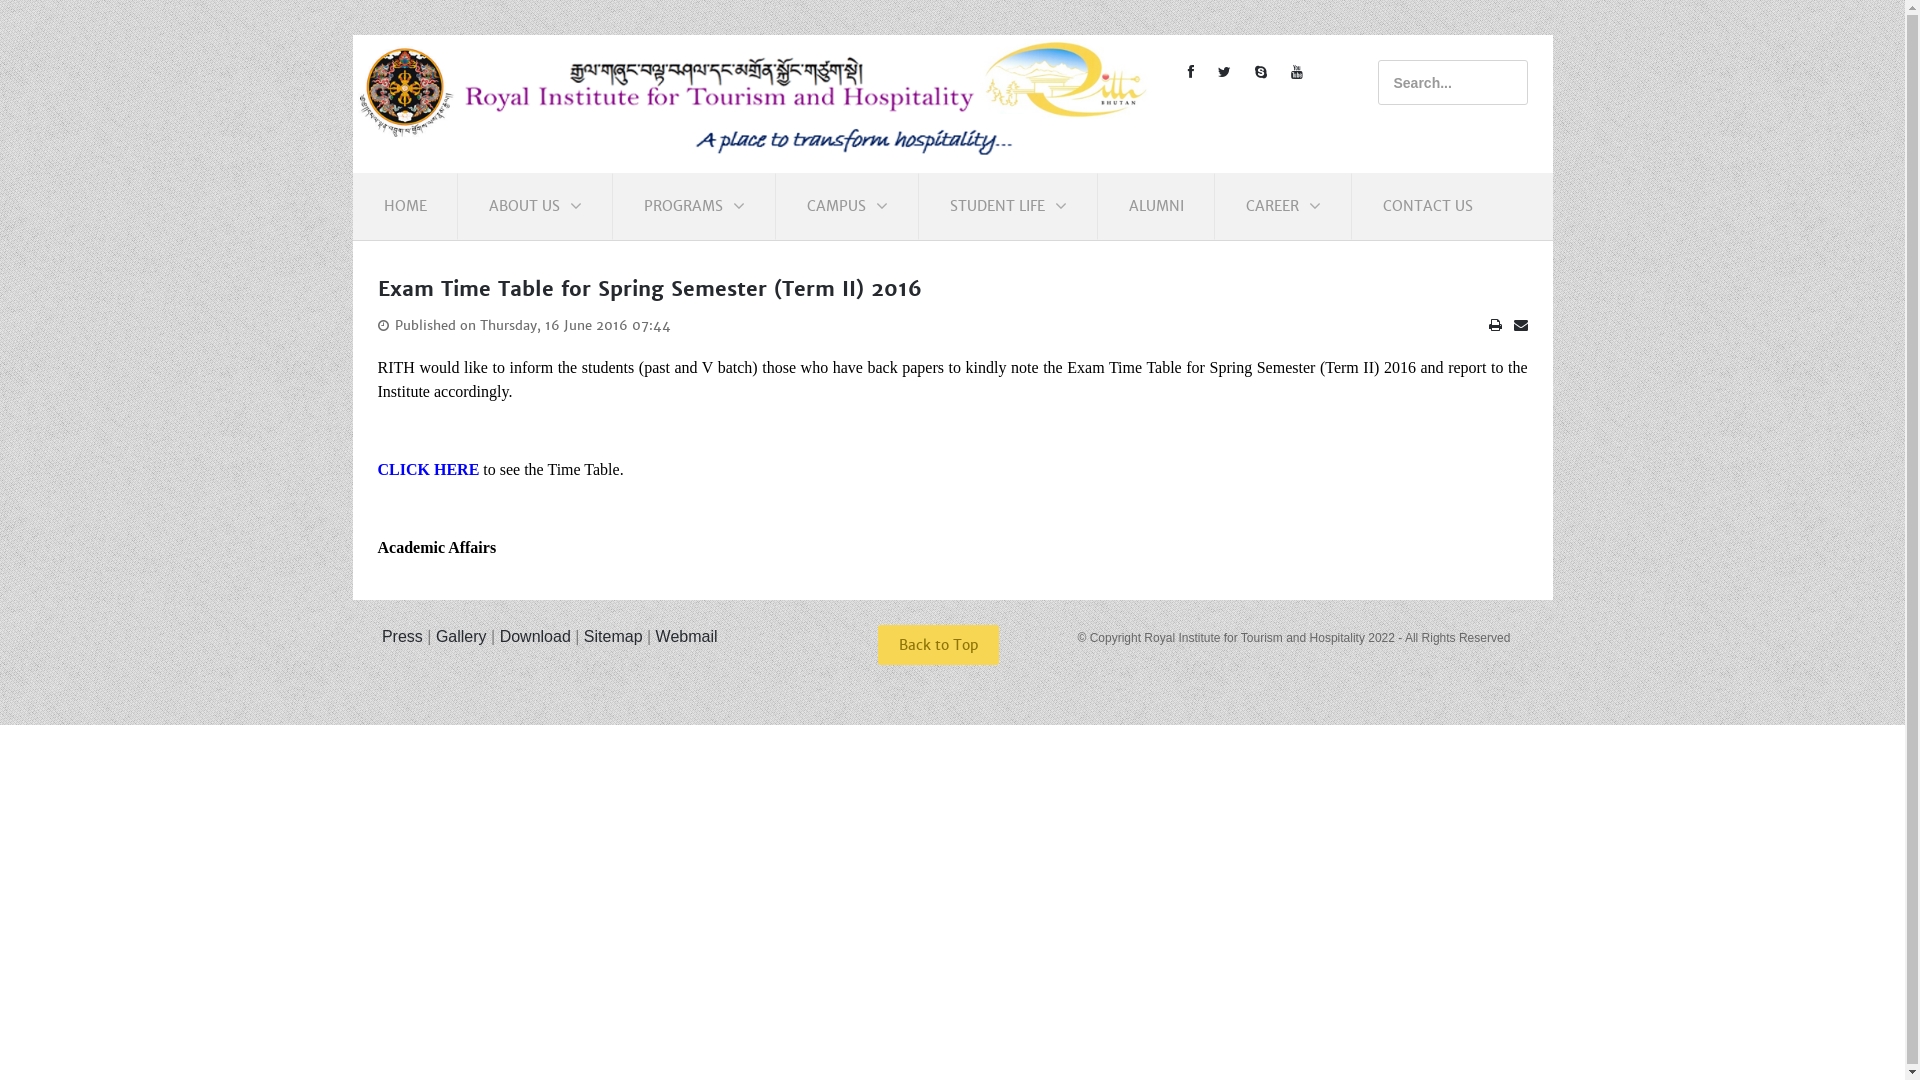  Describe the element at coordinates (937, 644) in the screenshot. I see `'Back to Top'` at that location.